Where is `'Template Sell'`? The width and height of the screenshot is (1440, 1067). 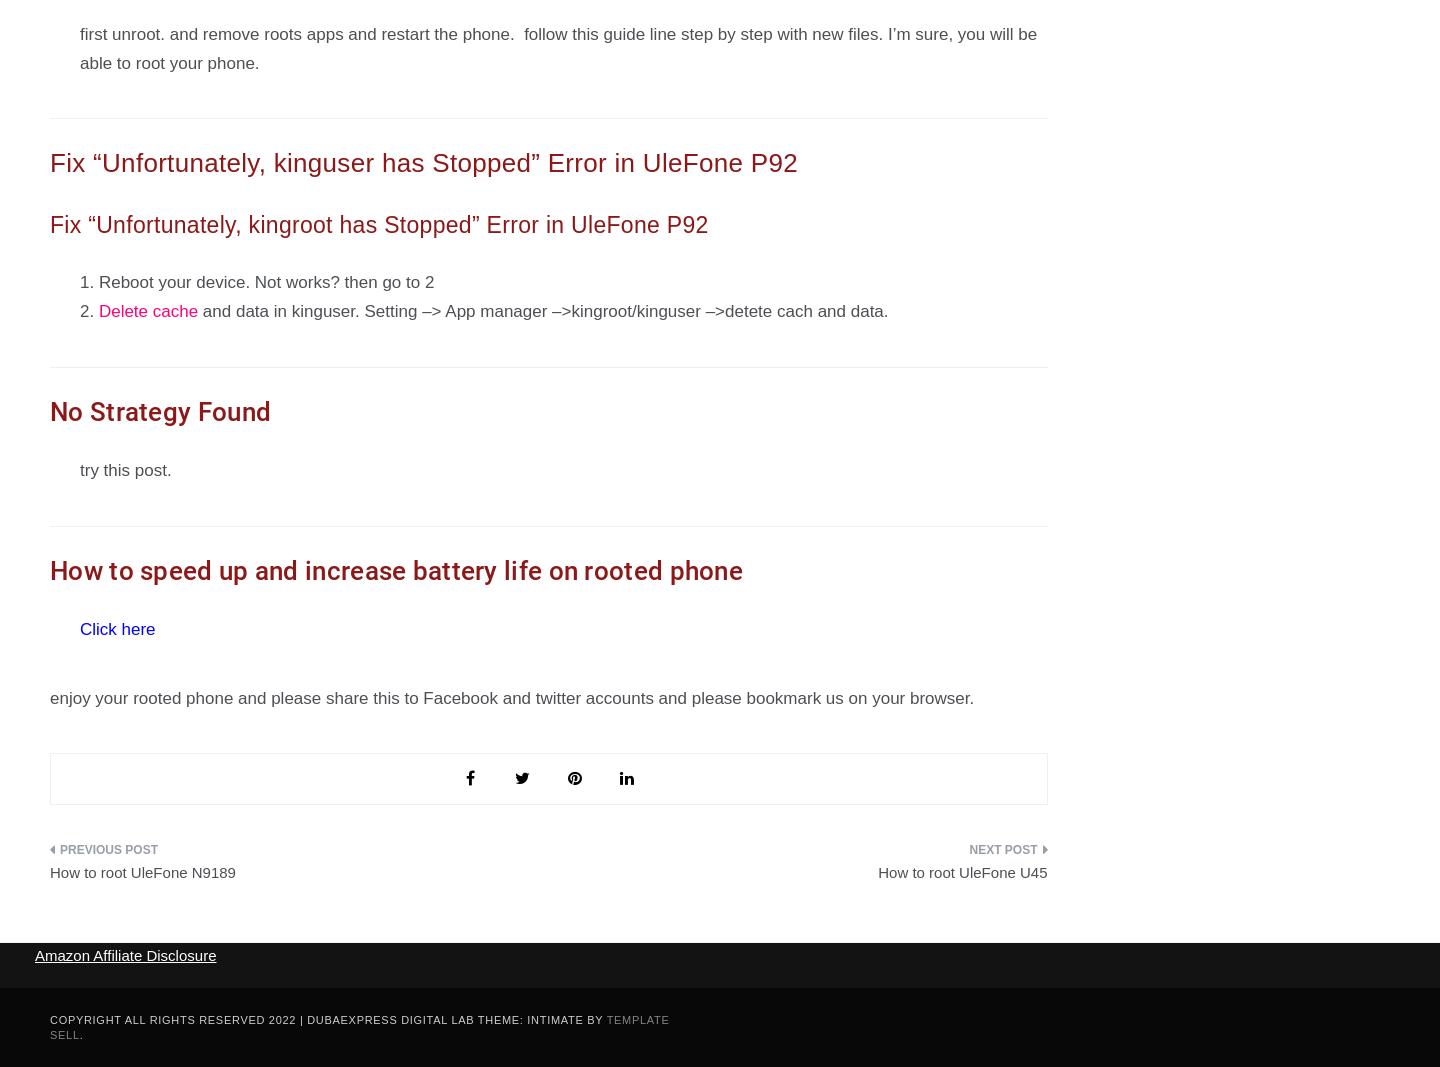
'Template Sell' is located at coordinates (359, 1026).